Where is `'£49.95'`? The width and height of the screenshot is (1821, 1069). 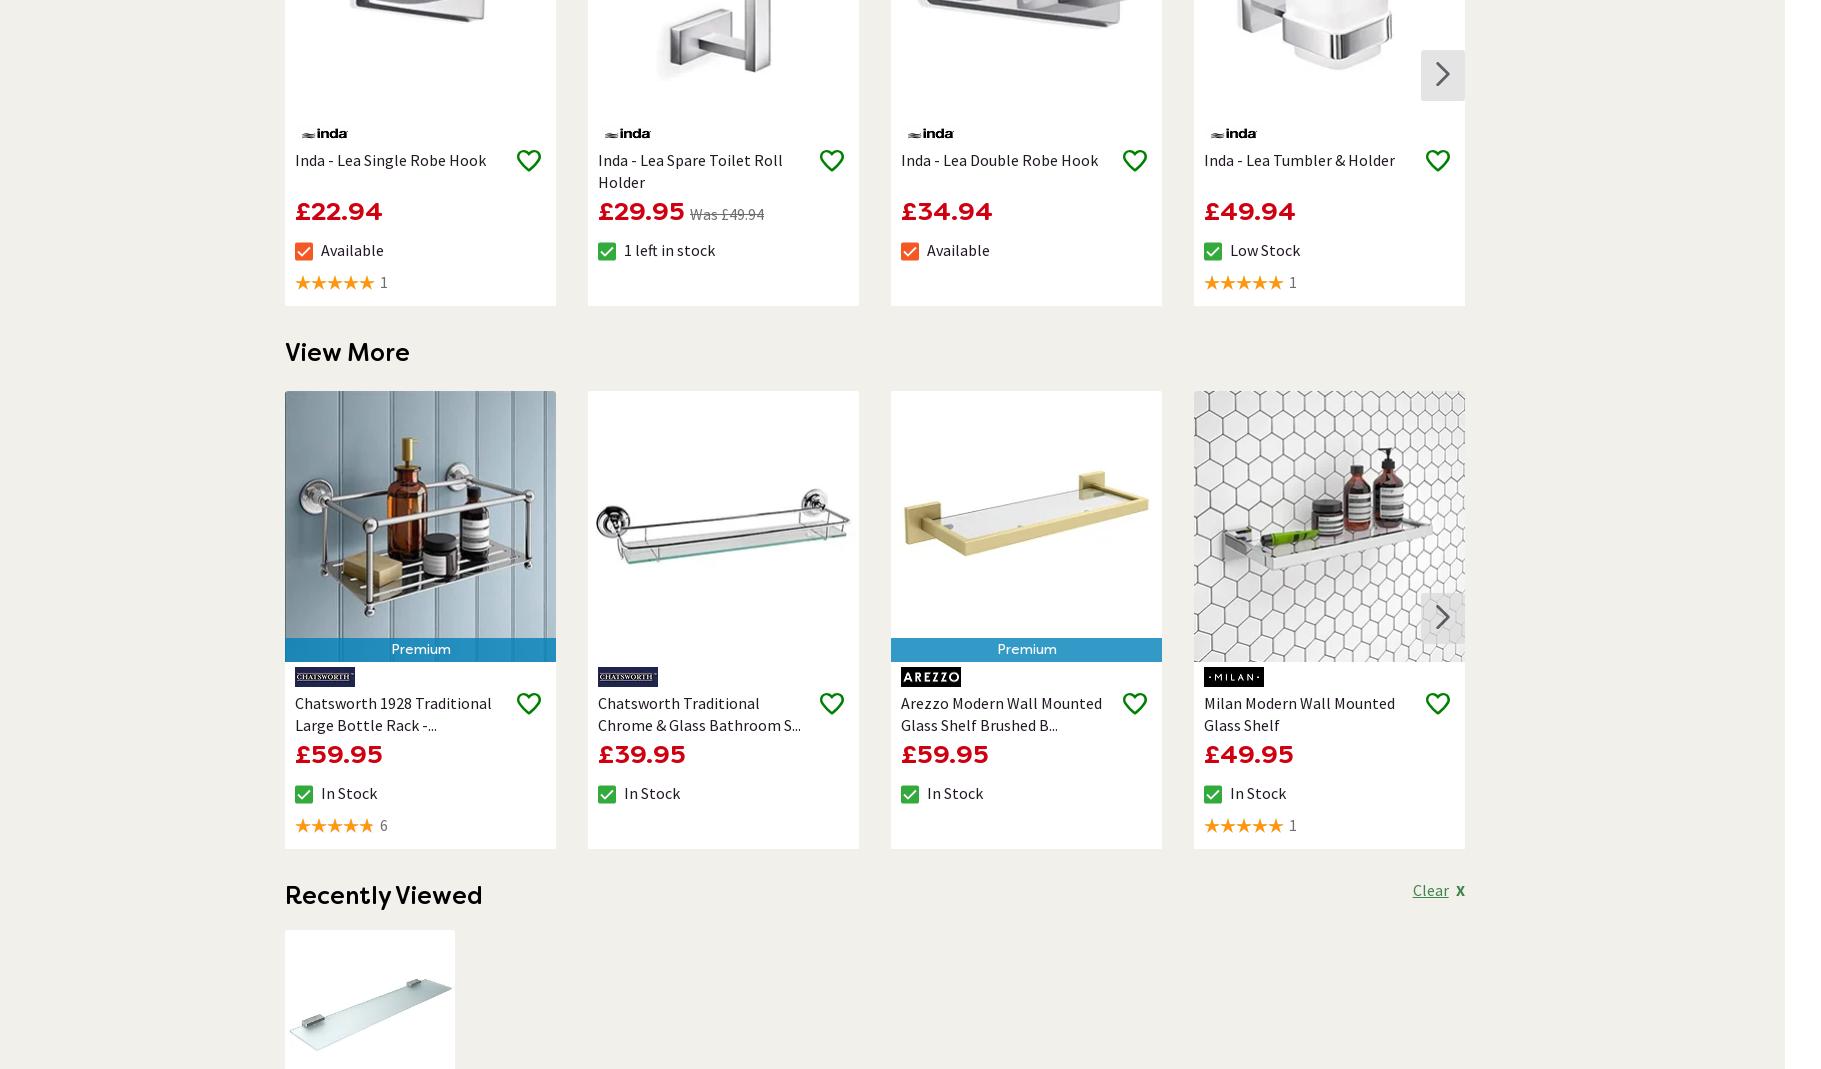 '£49.95' is located at coordinates (1247, 754).